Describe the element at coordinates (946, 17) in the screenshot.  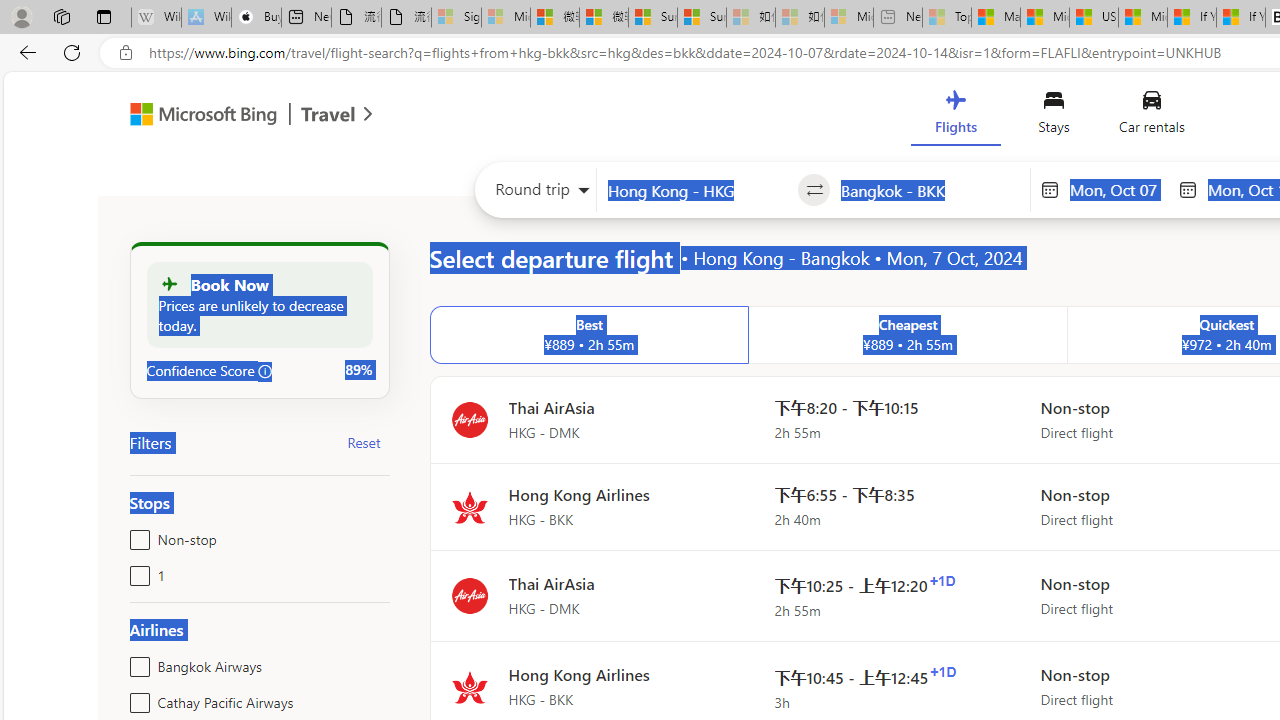
I see `'Top Stories - MSN - Sleeping'` at that location.